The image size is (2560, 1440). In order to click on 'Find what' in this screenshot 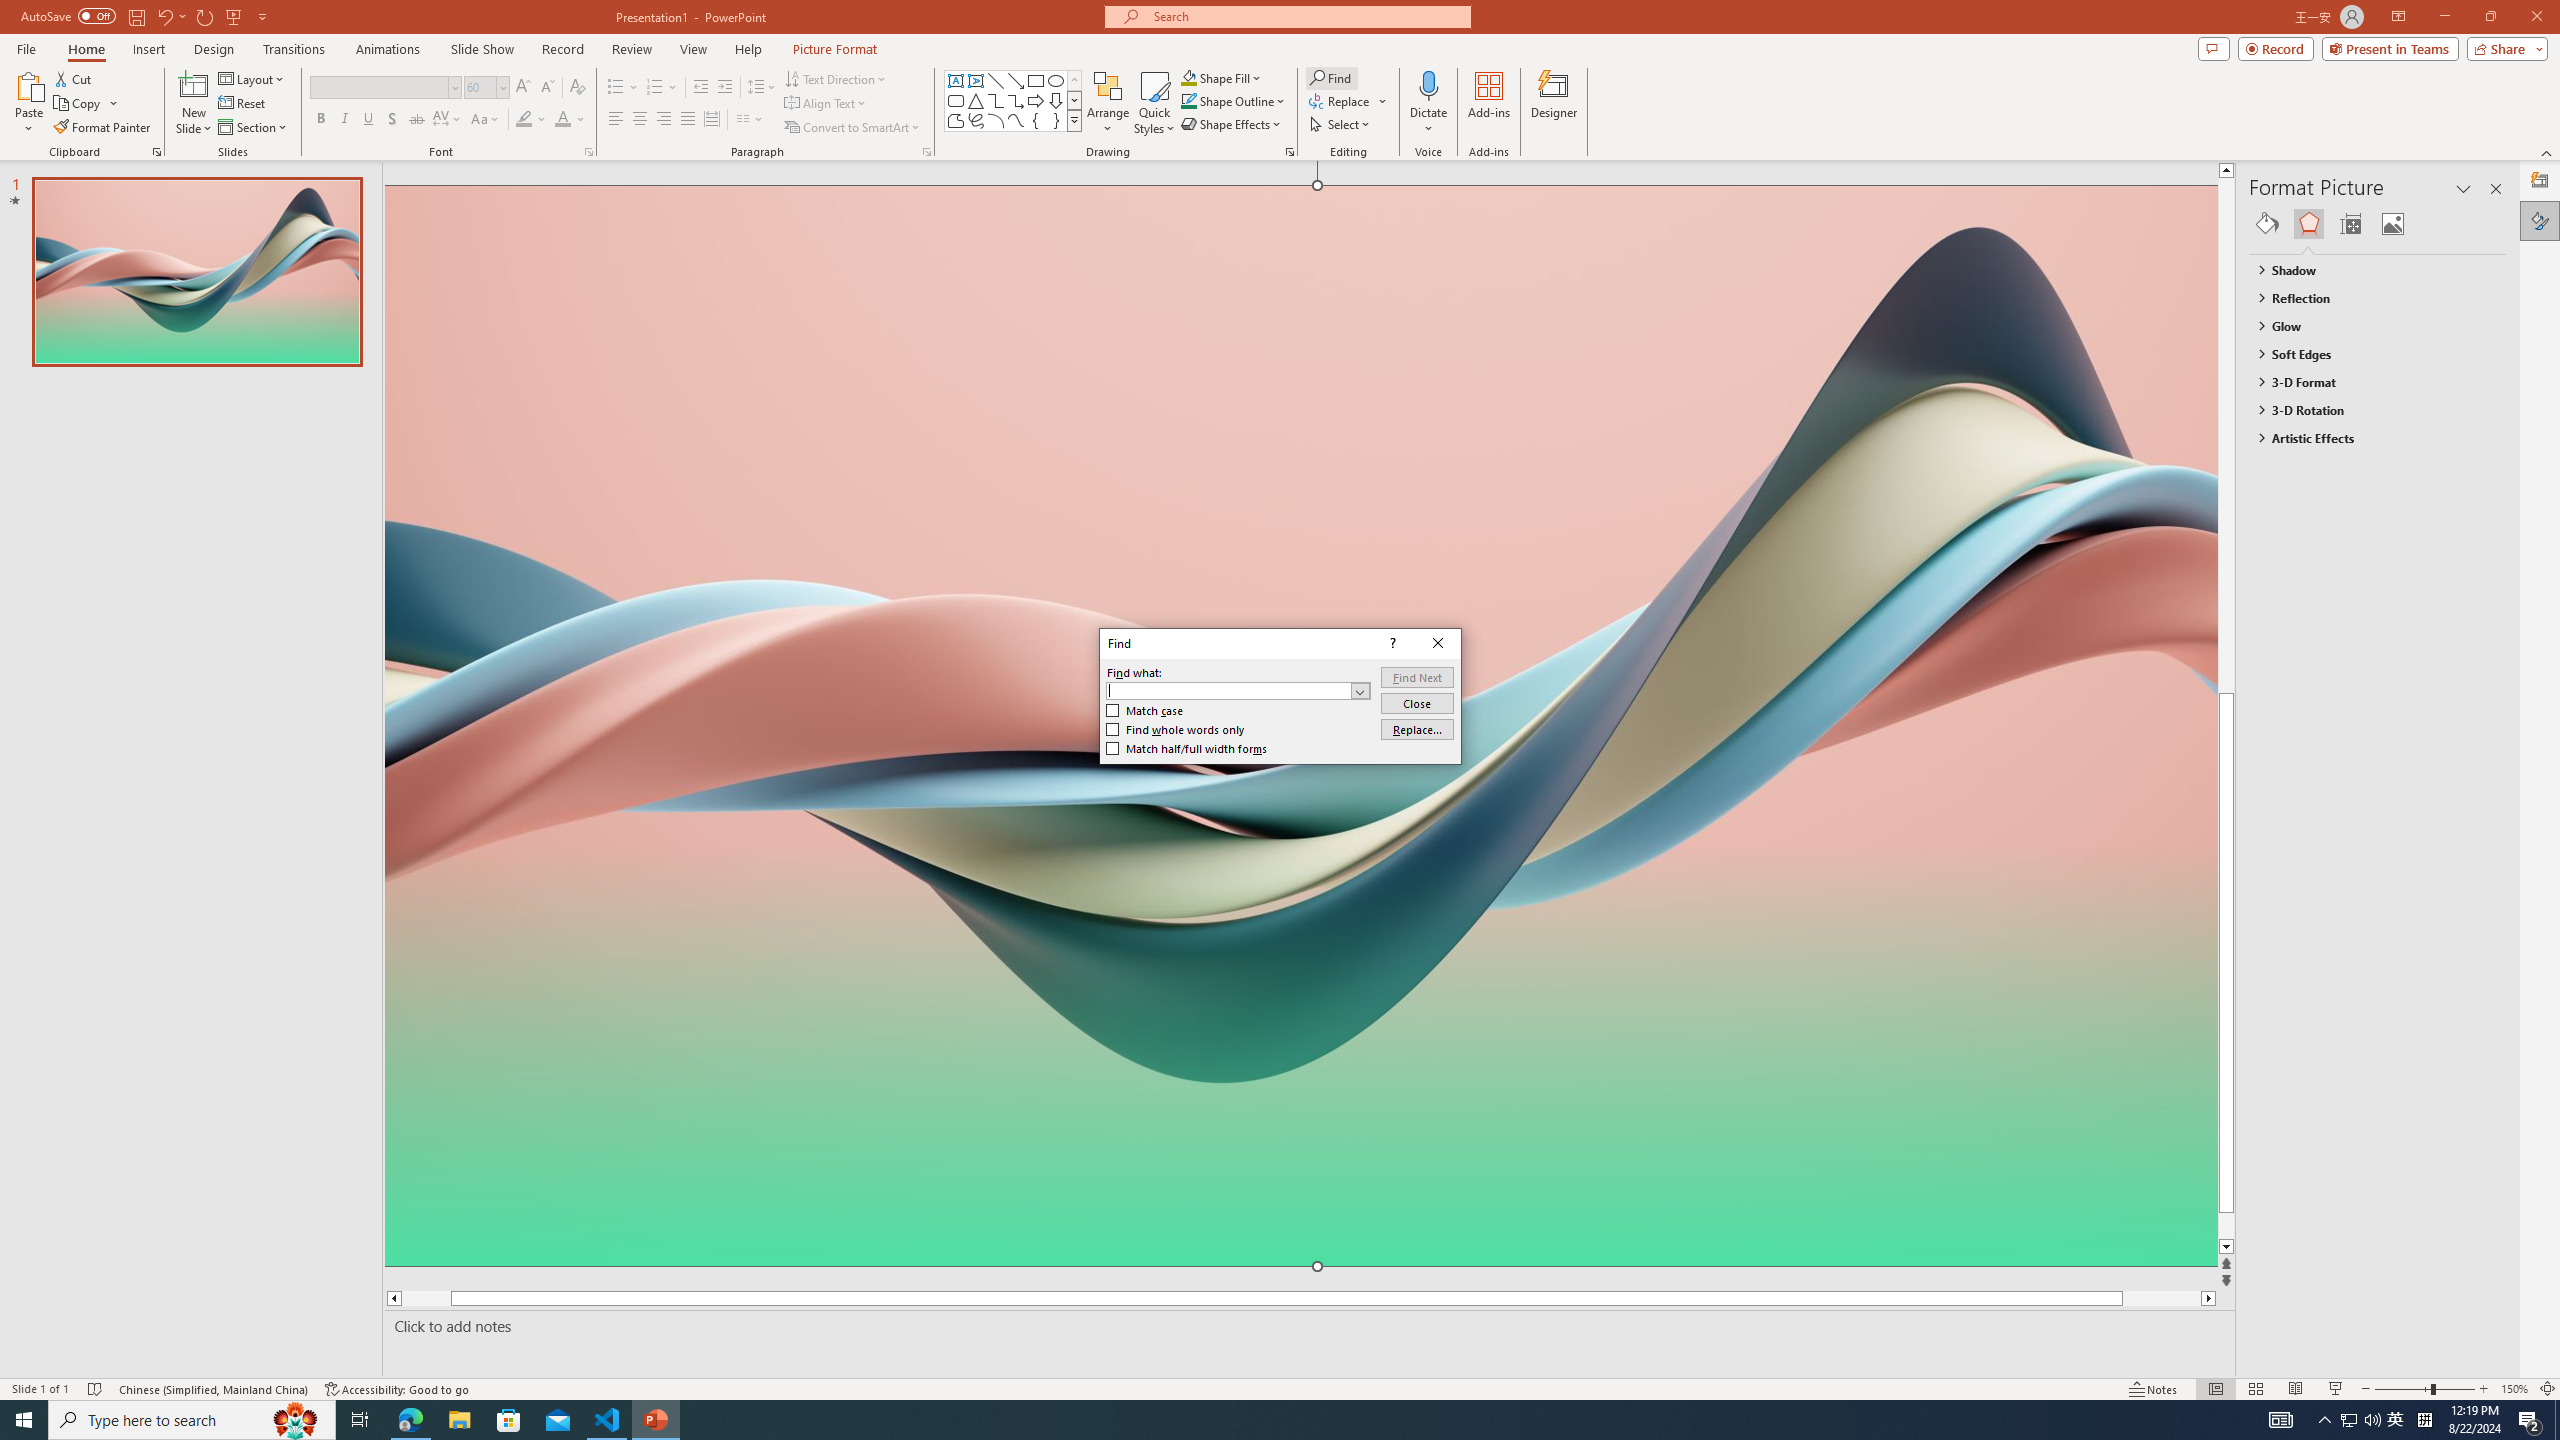, I will do `click(1239, 690)`.